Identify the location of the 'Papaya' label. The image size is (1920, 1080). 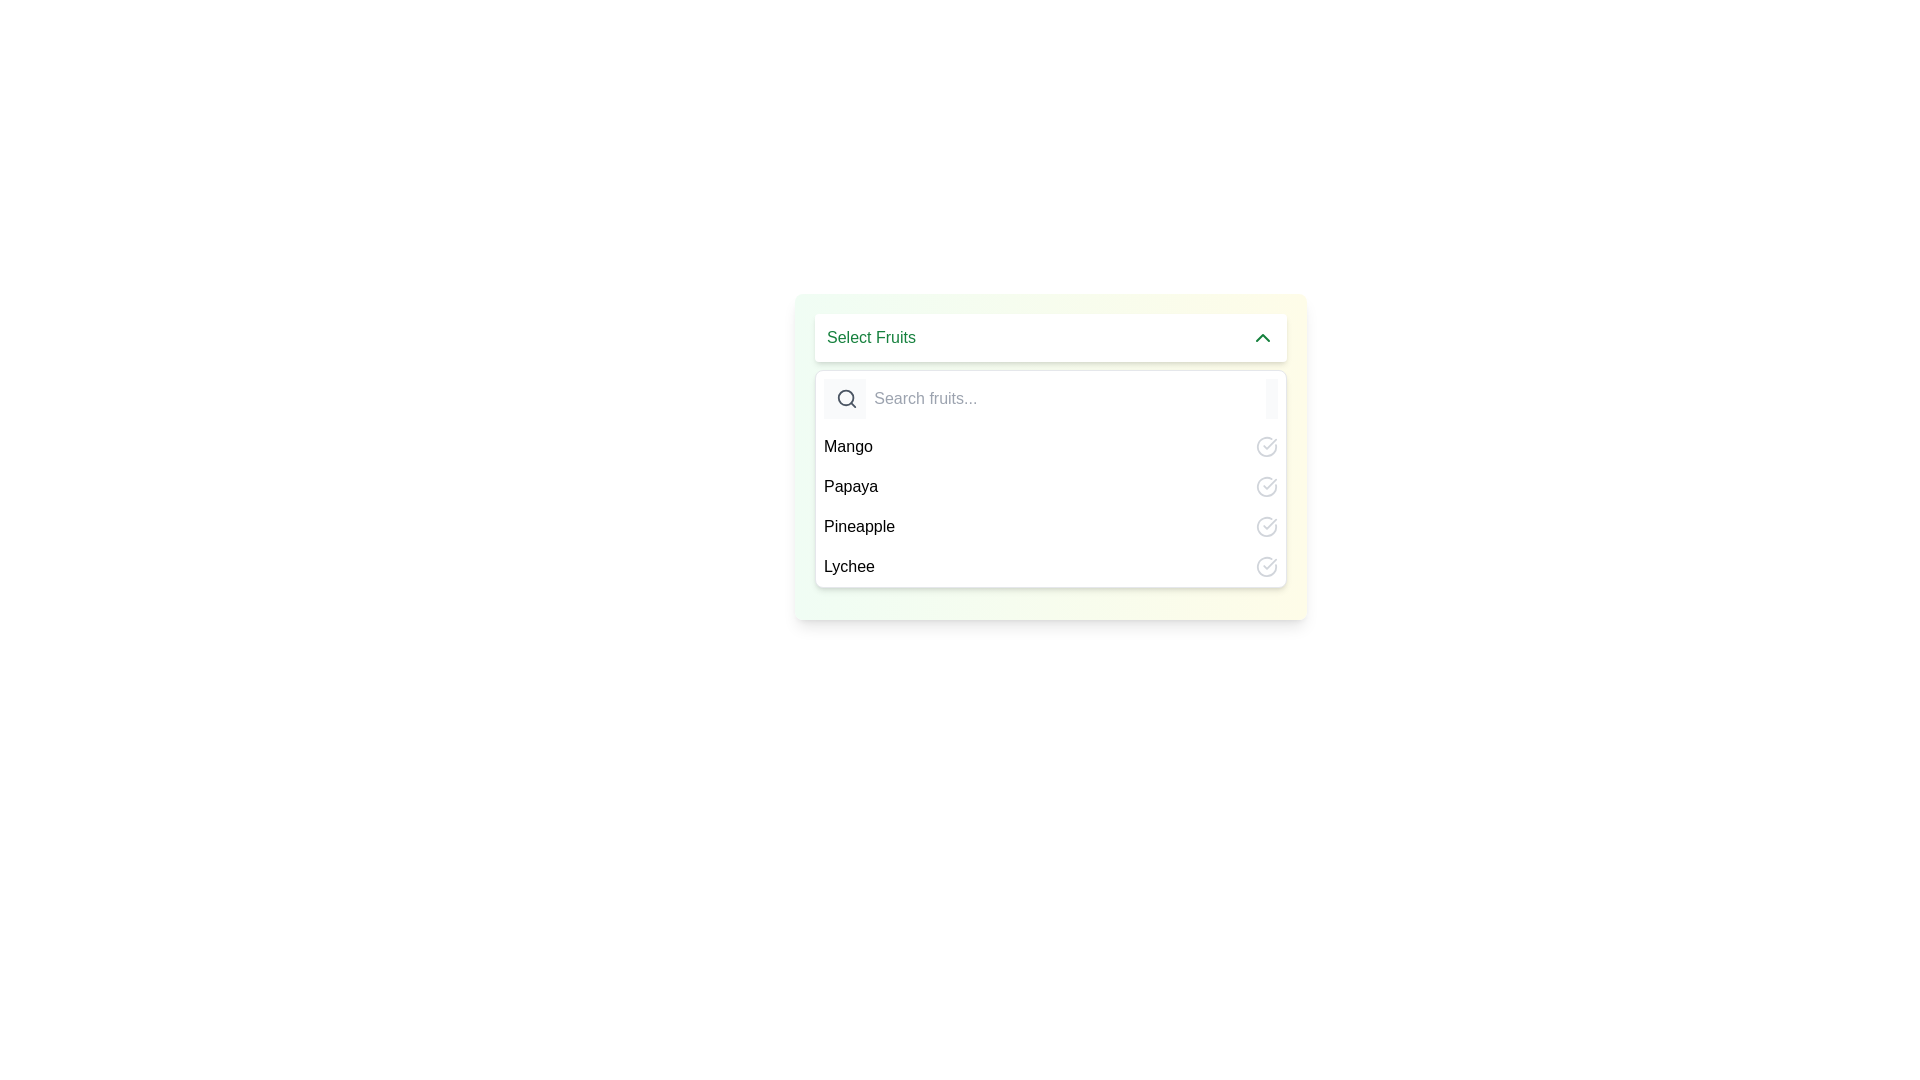
(851, 486).